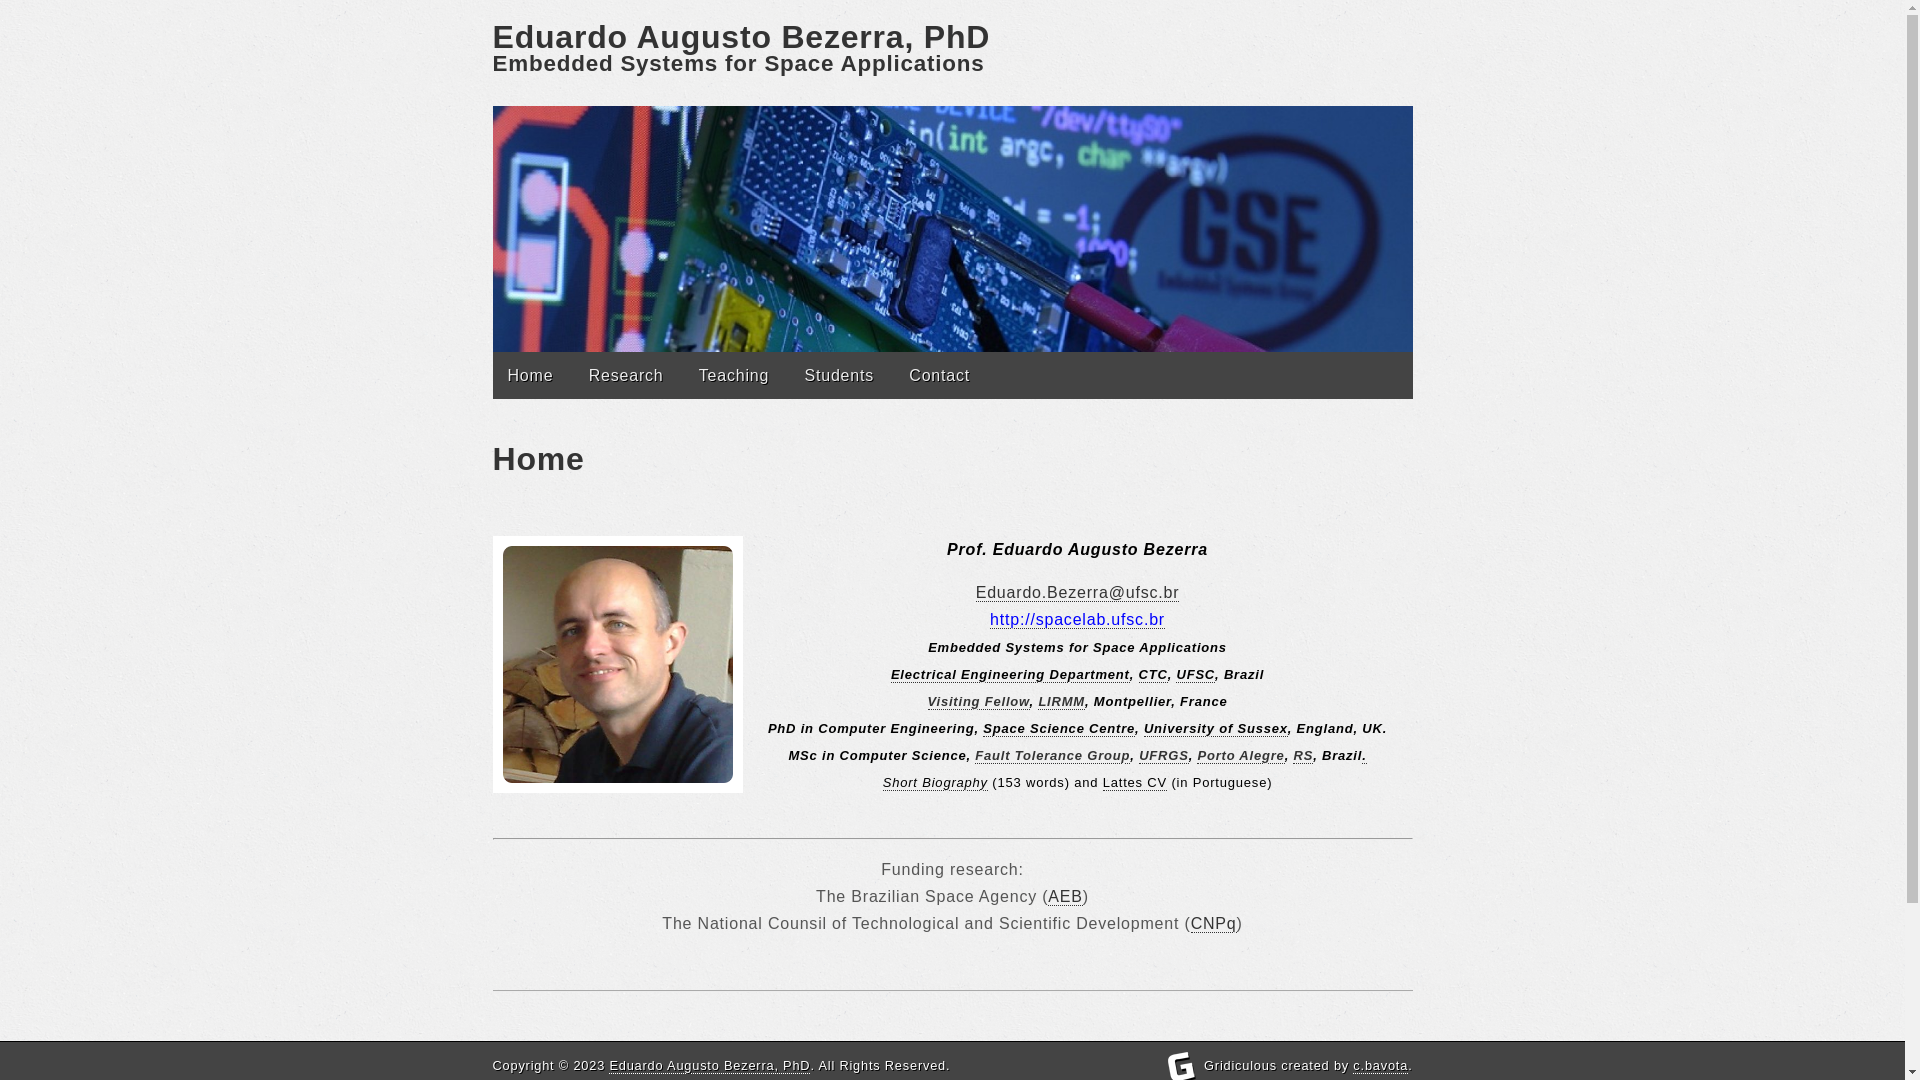 Image resolution: width=1920 pixels, height=1080 pixels. Describe the element at coordinates (839, 375) in the screenshot. I see `'Students'` at that location.